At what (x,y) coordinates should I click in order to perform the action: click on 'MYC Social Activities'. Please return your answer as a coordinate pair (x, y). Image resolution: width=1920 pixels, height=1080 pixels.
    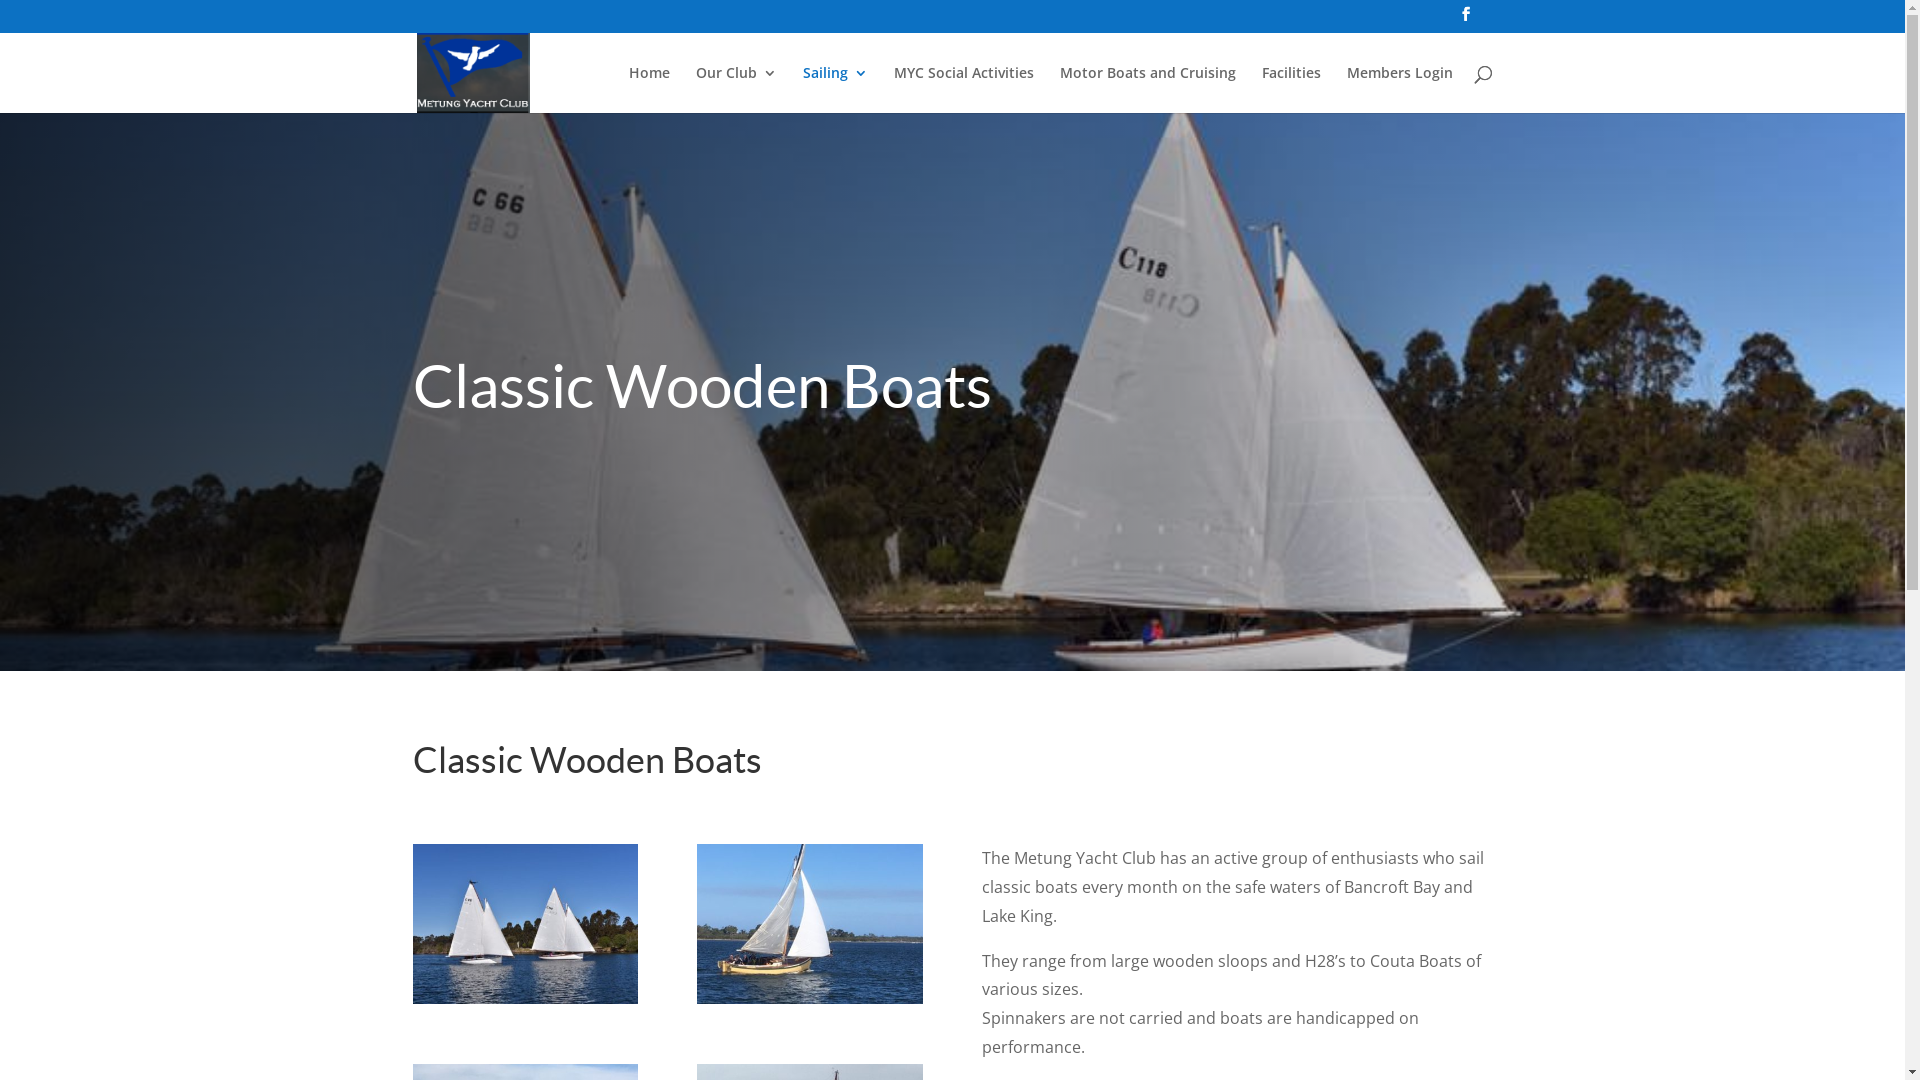
    Looking at the image, I should click on (892, 88).